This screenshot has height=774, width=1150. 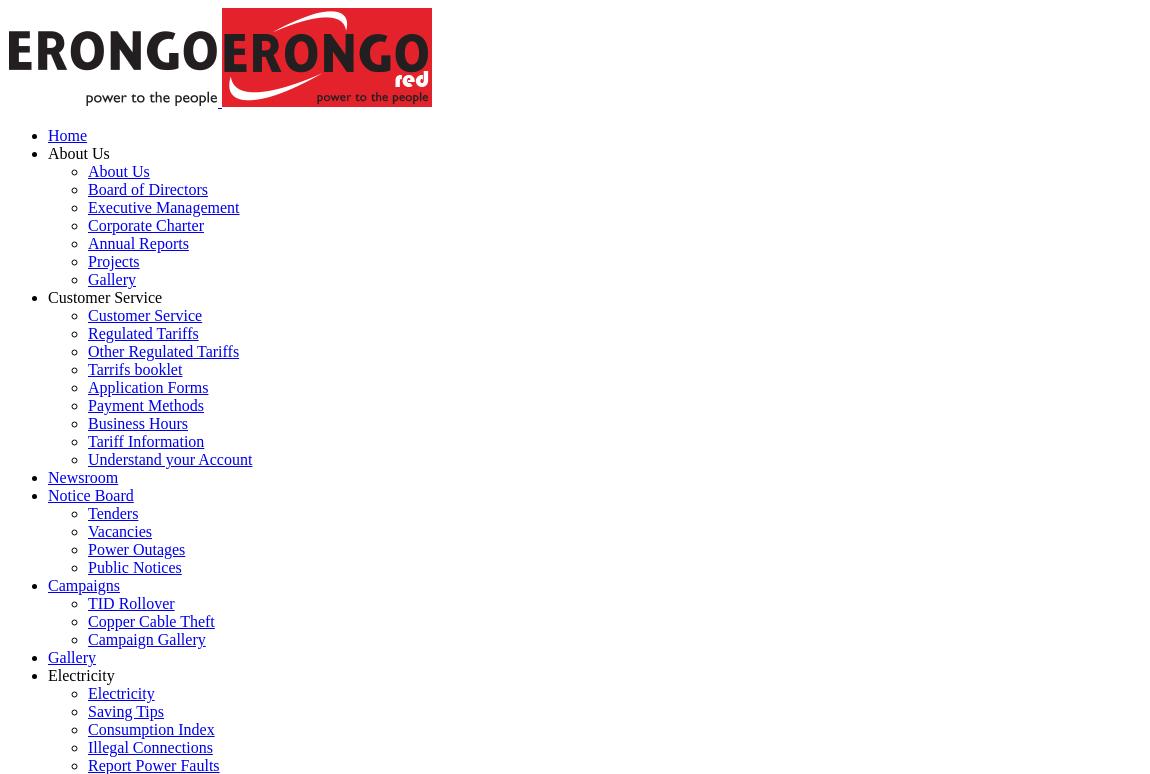 I want to click on 'Illegal Connections', so click(x=148, y=746).